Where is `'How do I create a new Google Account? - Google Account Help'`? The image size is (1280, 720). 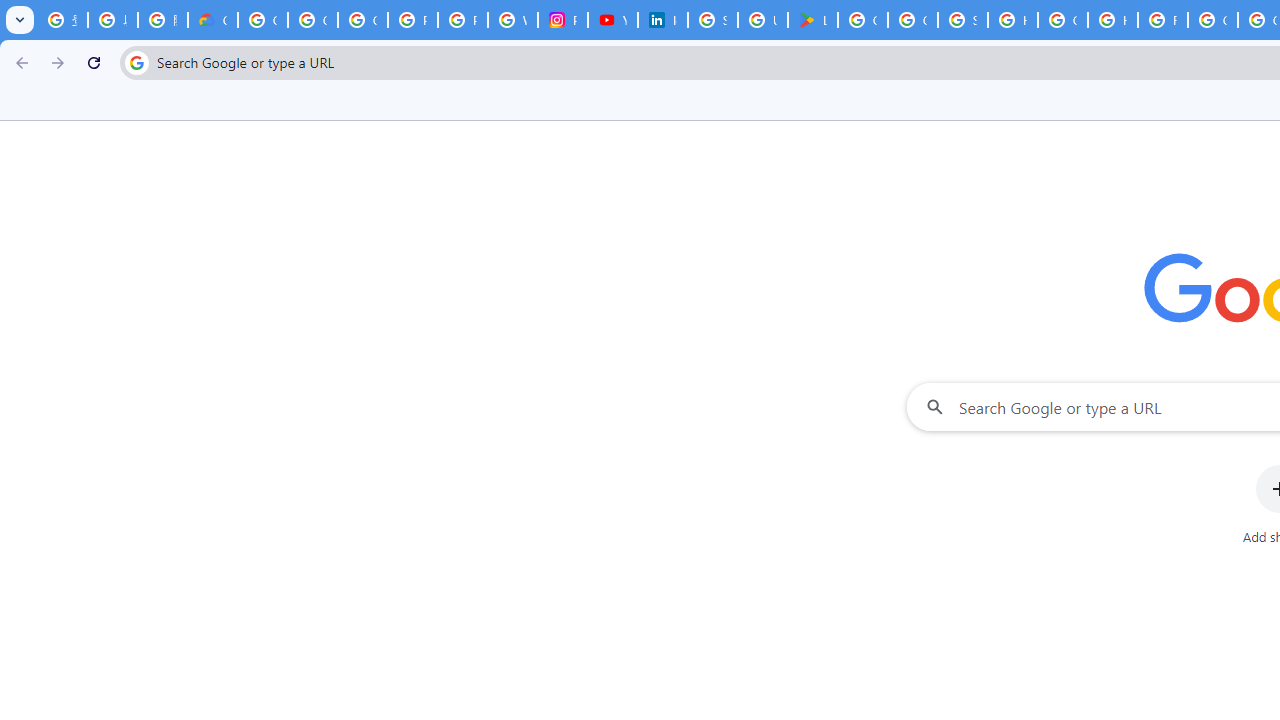
'How do I create a new Google Account? - Google Account Help' is located at coordinates (1111, 20).